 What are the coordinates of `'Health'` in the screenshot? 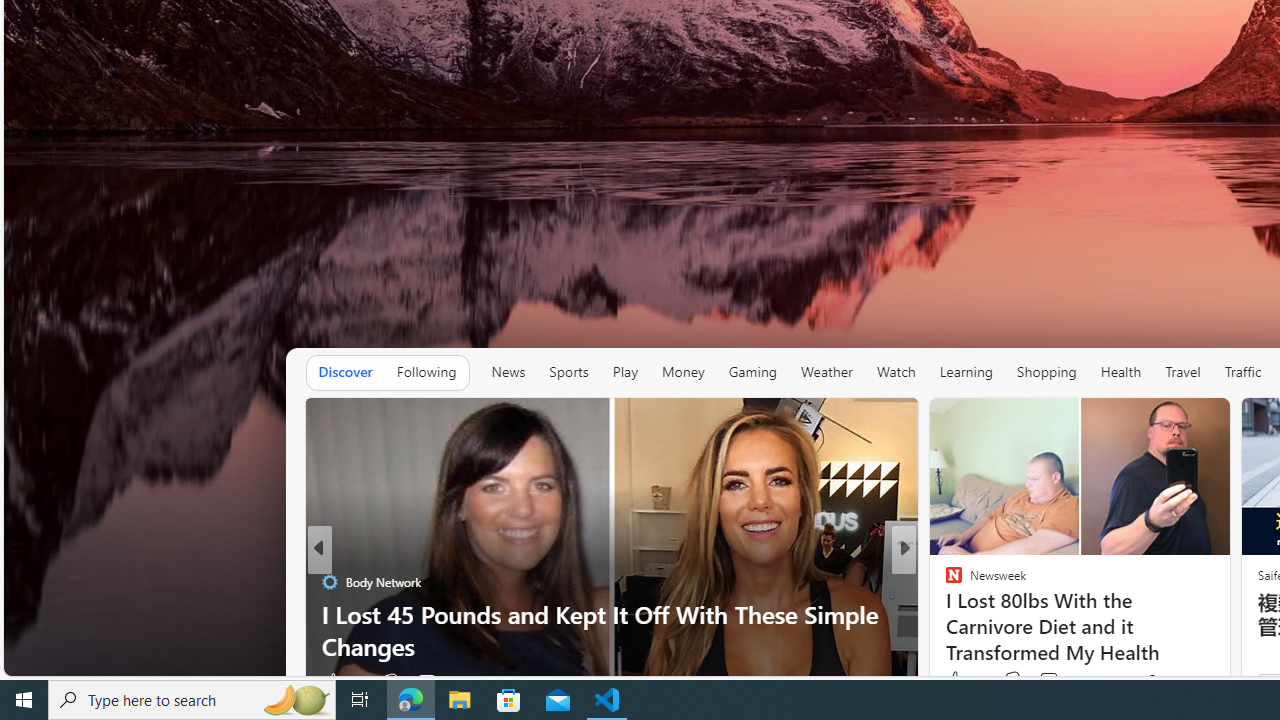 It's located at (1121, 372).